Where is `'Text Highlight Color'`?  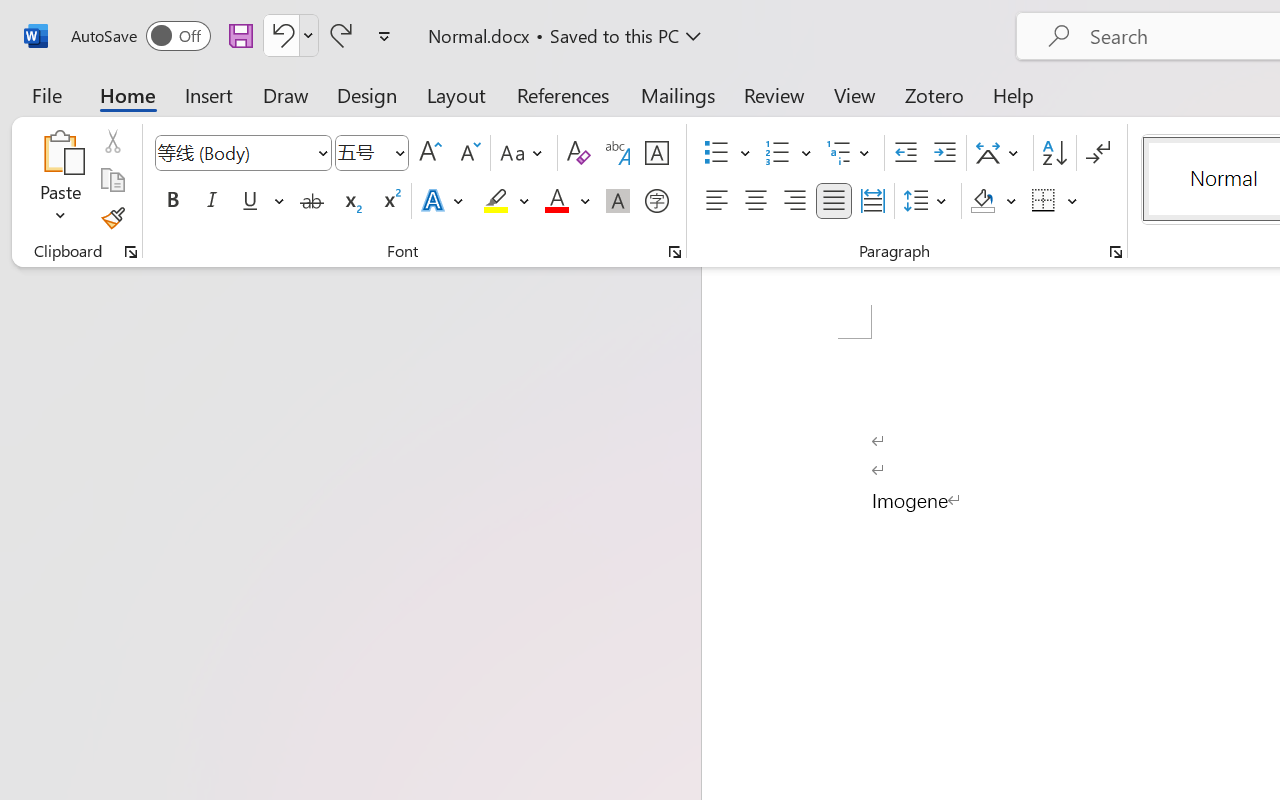
'Text Highlight Color' is located at coordinates (506, 201).